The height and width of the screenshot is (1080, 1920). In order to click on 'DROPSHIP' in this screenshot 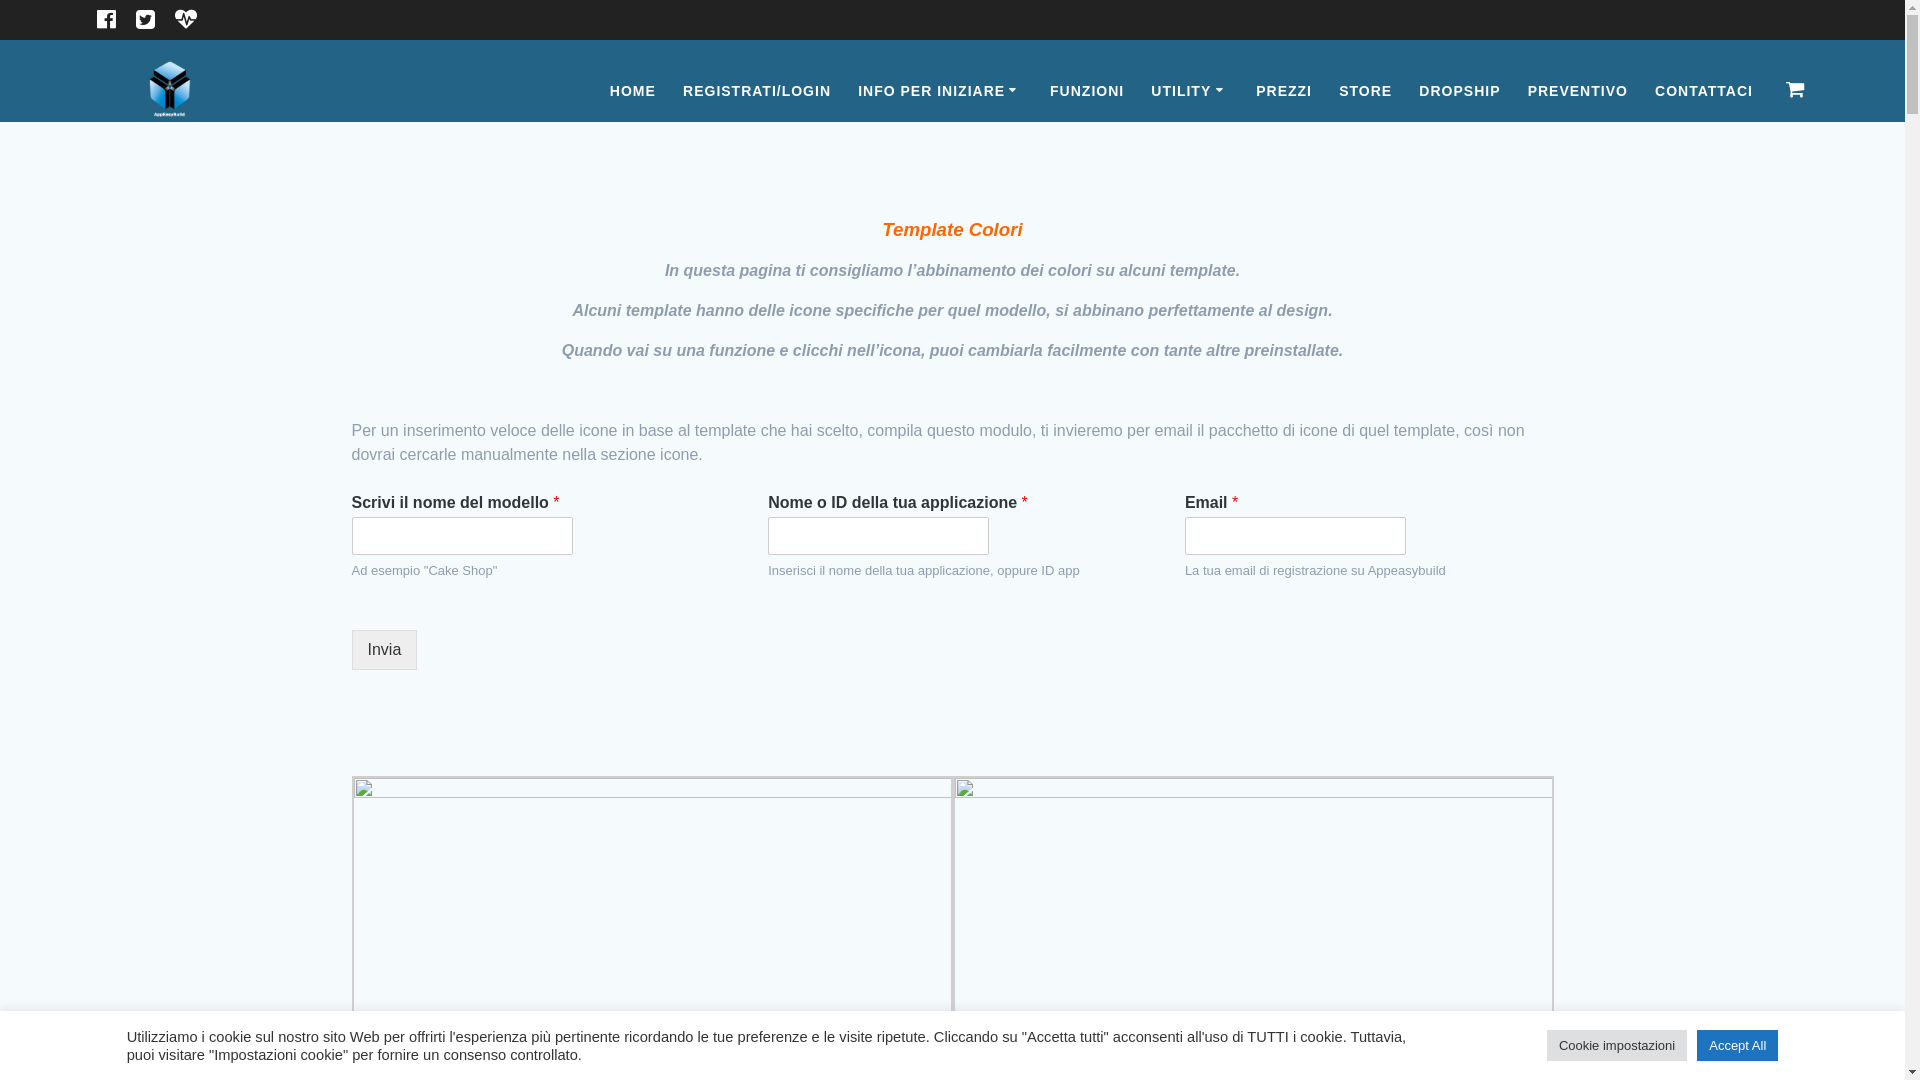, I will do `click(1418, 91)`.